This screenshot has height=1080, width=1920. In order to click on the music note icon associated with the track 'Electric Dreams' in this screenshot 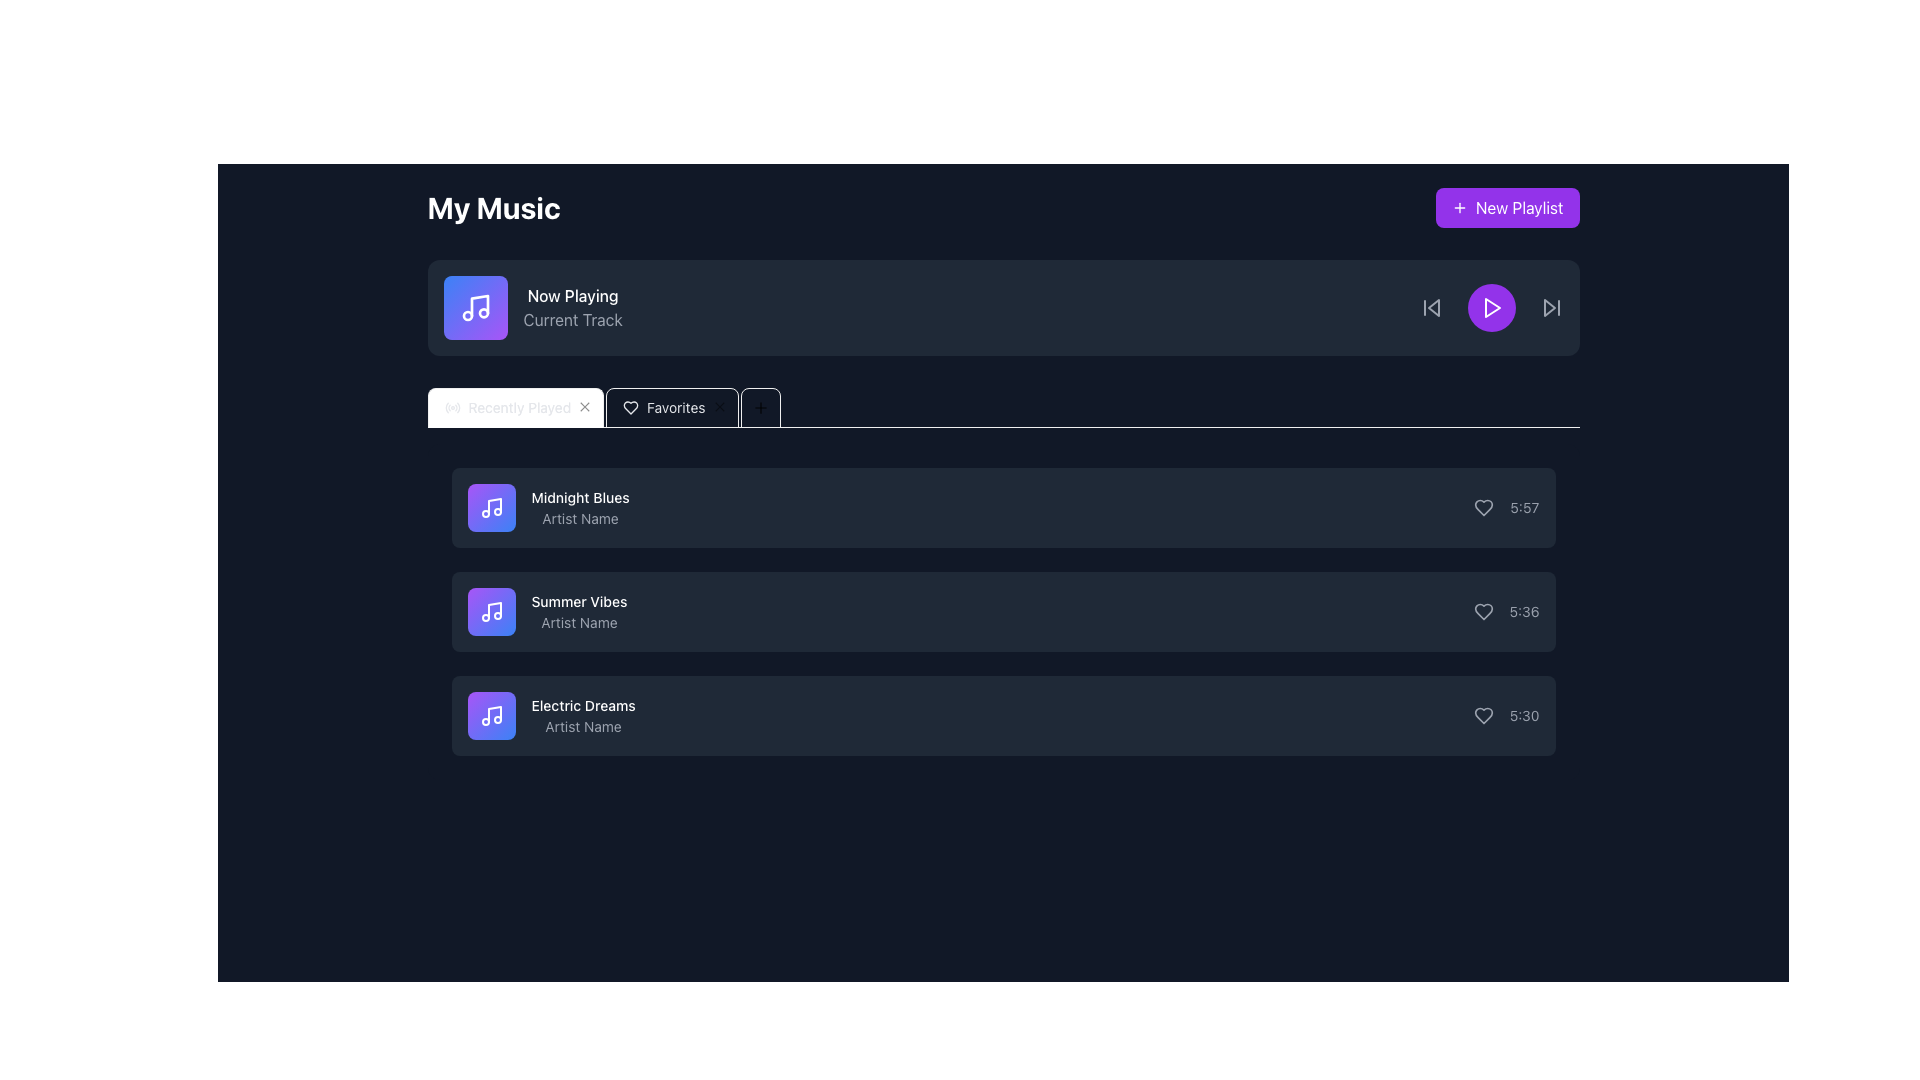, I will do `click(491, 715)`.